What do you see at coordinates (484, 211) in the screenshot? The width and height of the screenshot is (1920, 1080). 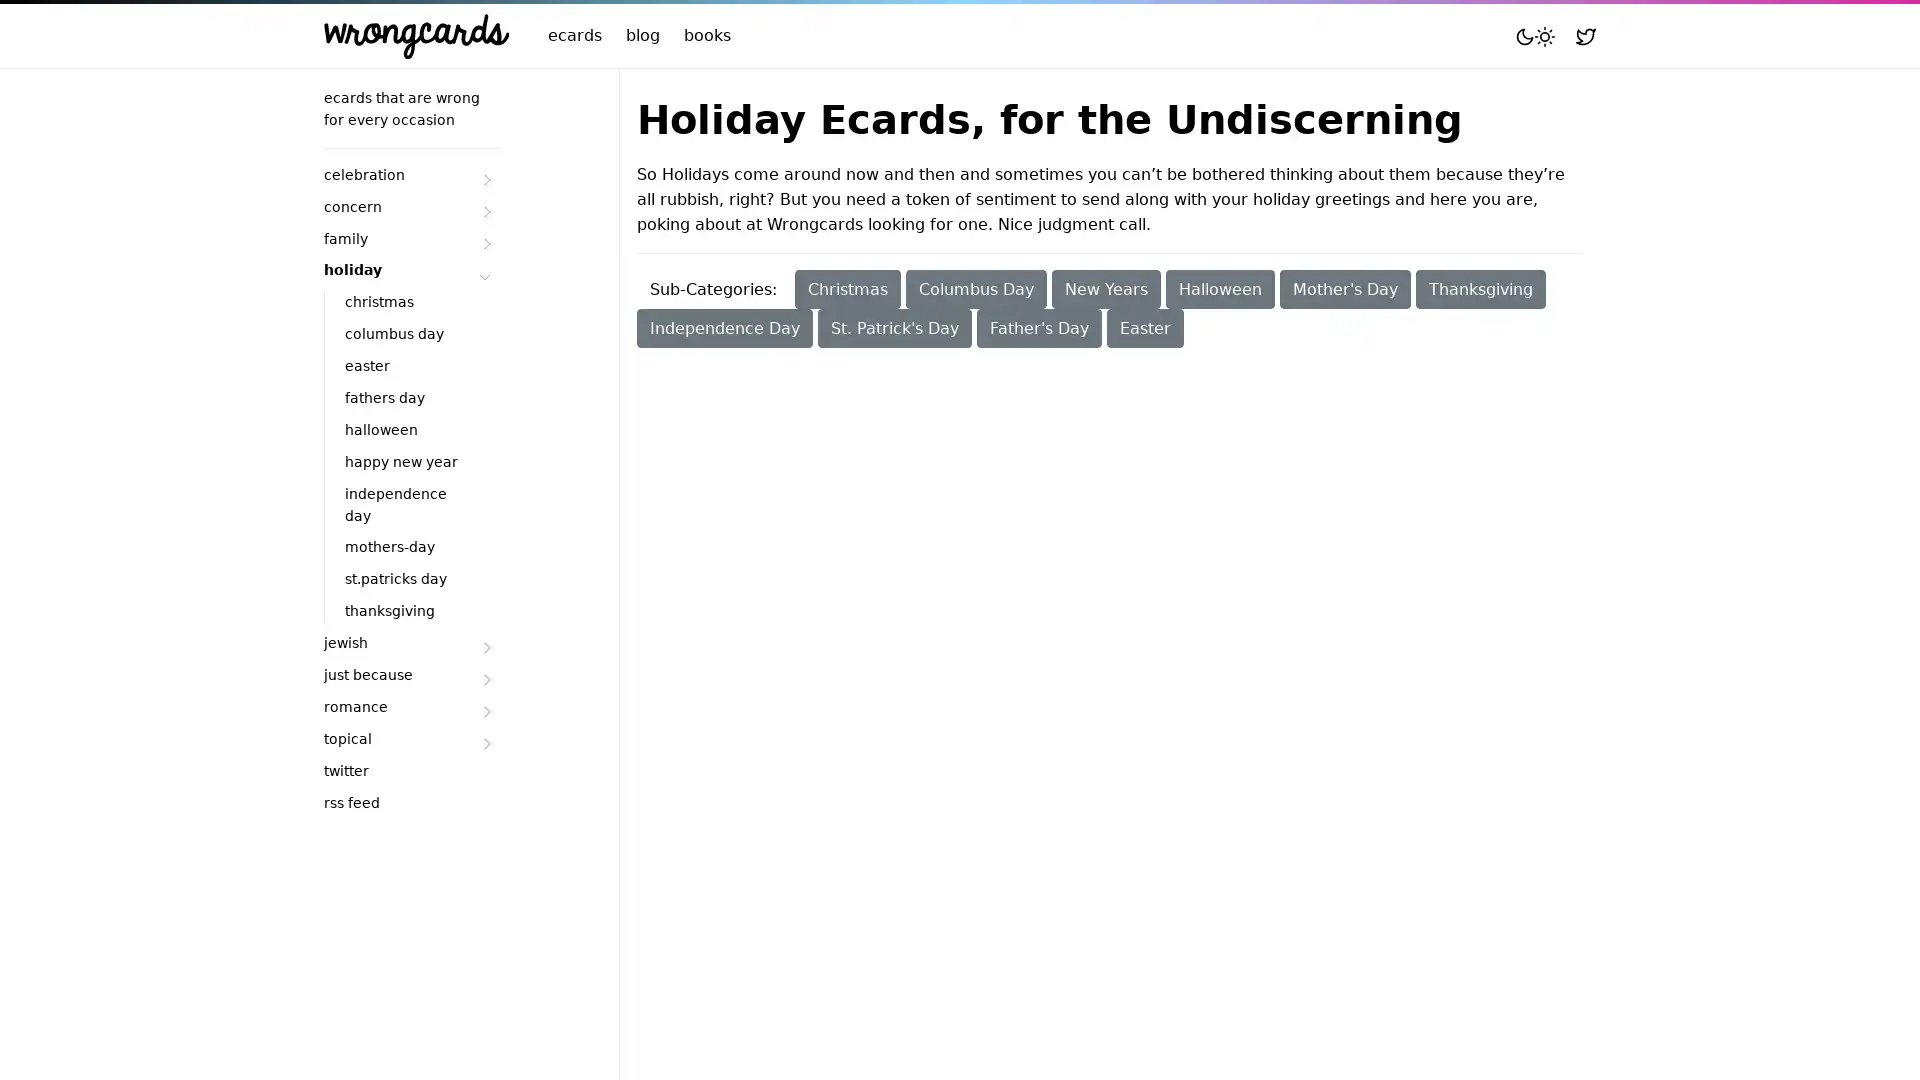 I see `Submenu` at bounding box center [484, 211].